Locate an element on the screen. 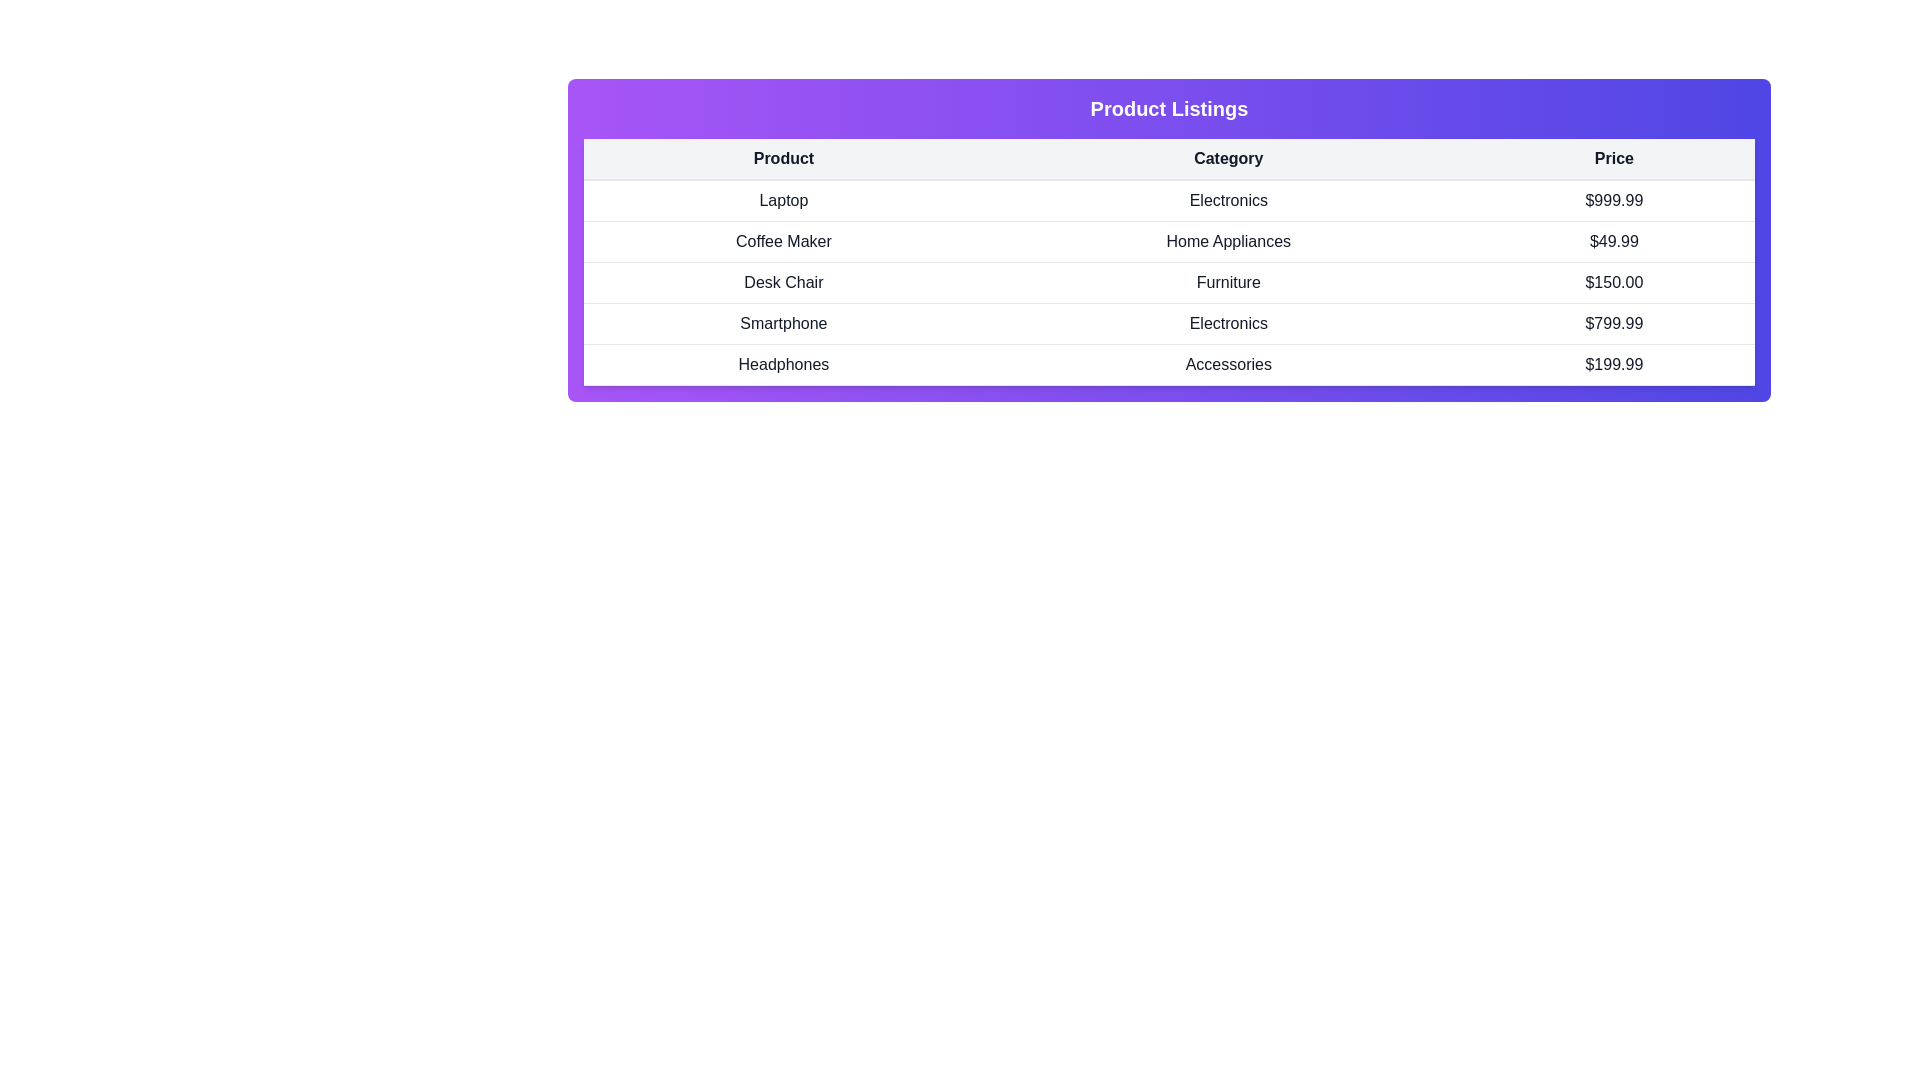 This screenshot has height=1080, width=1920. text content of the 'Electronics' label, which is displayed in the second cell of the first row in the 'Category' column of the table is located at coordinates (1227, 200).